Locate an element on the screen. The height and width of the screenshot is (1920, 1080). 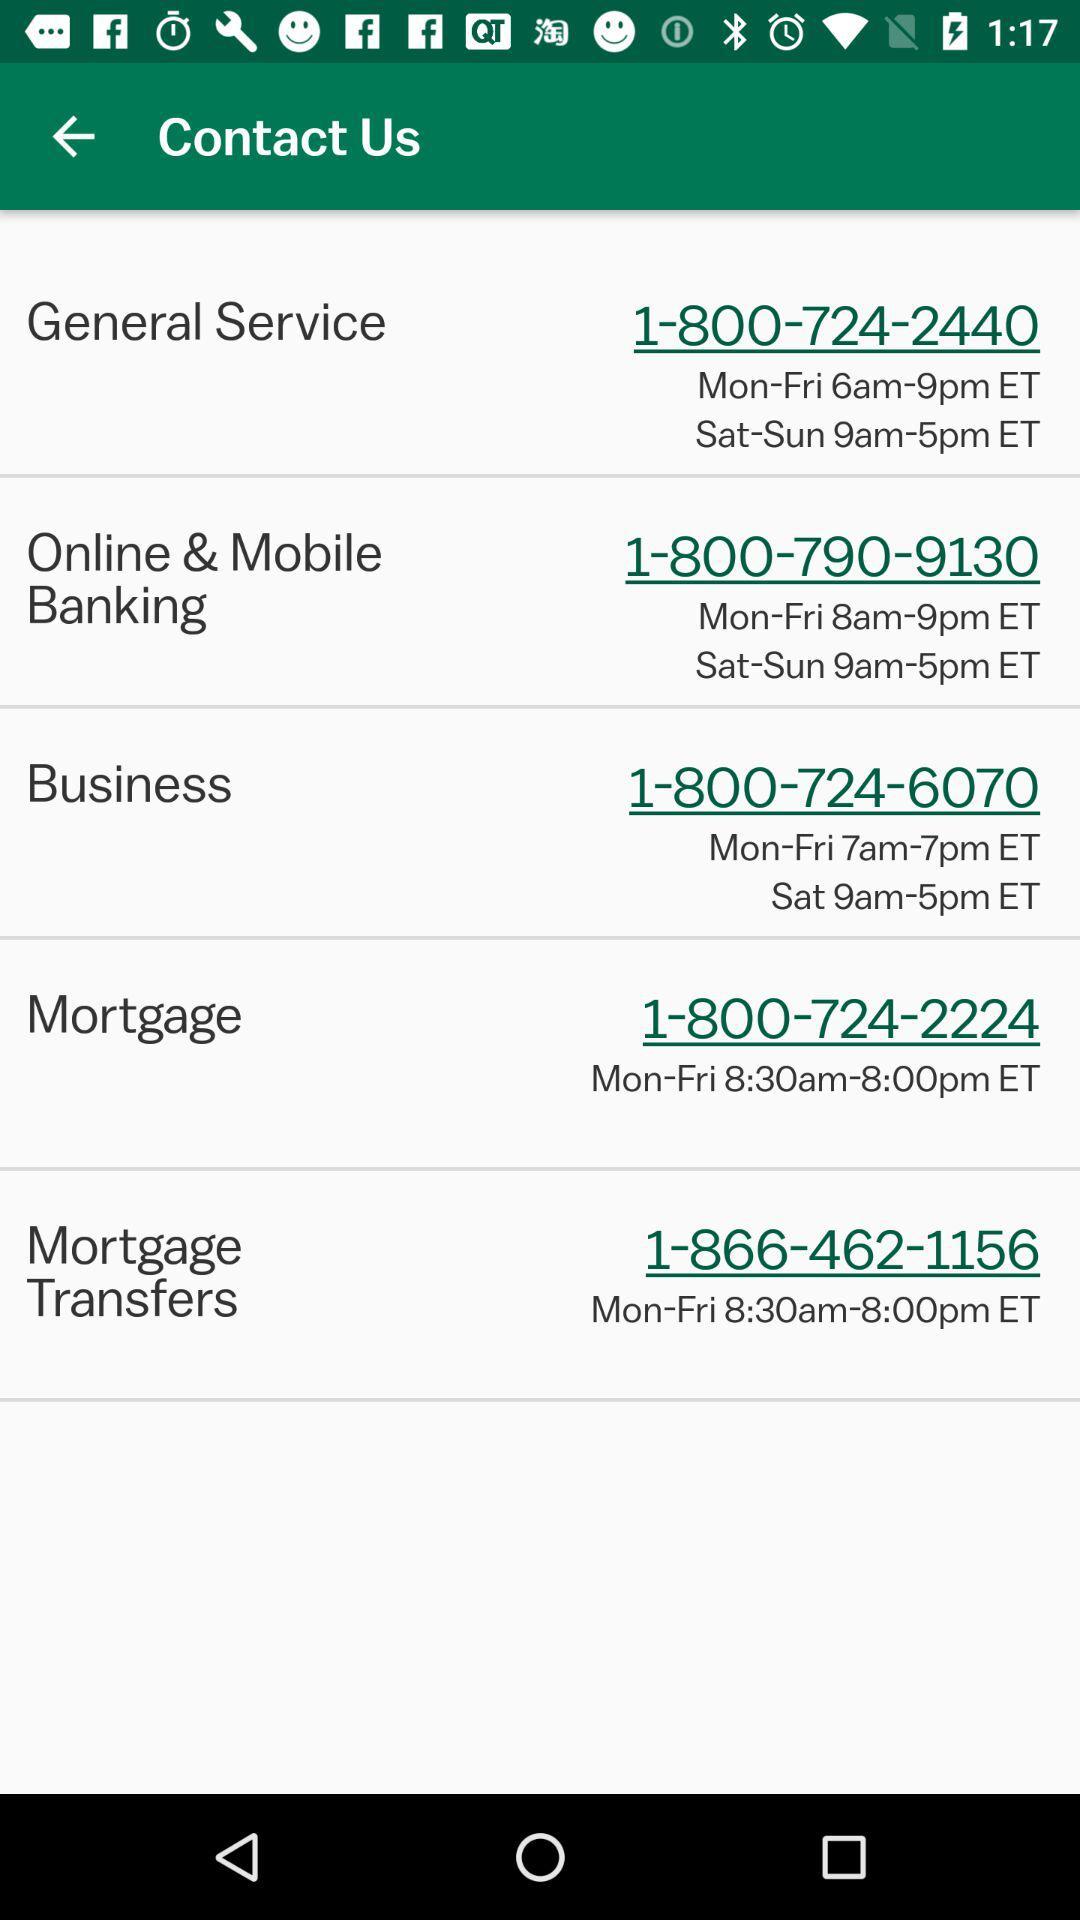
icon to the right of the mortgage transfers item is located at coordinates (843, 1246).